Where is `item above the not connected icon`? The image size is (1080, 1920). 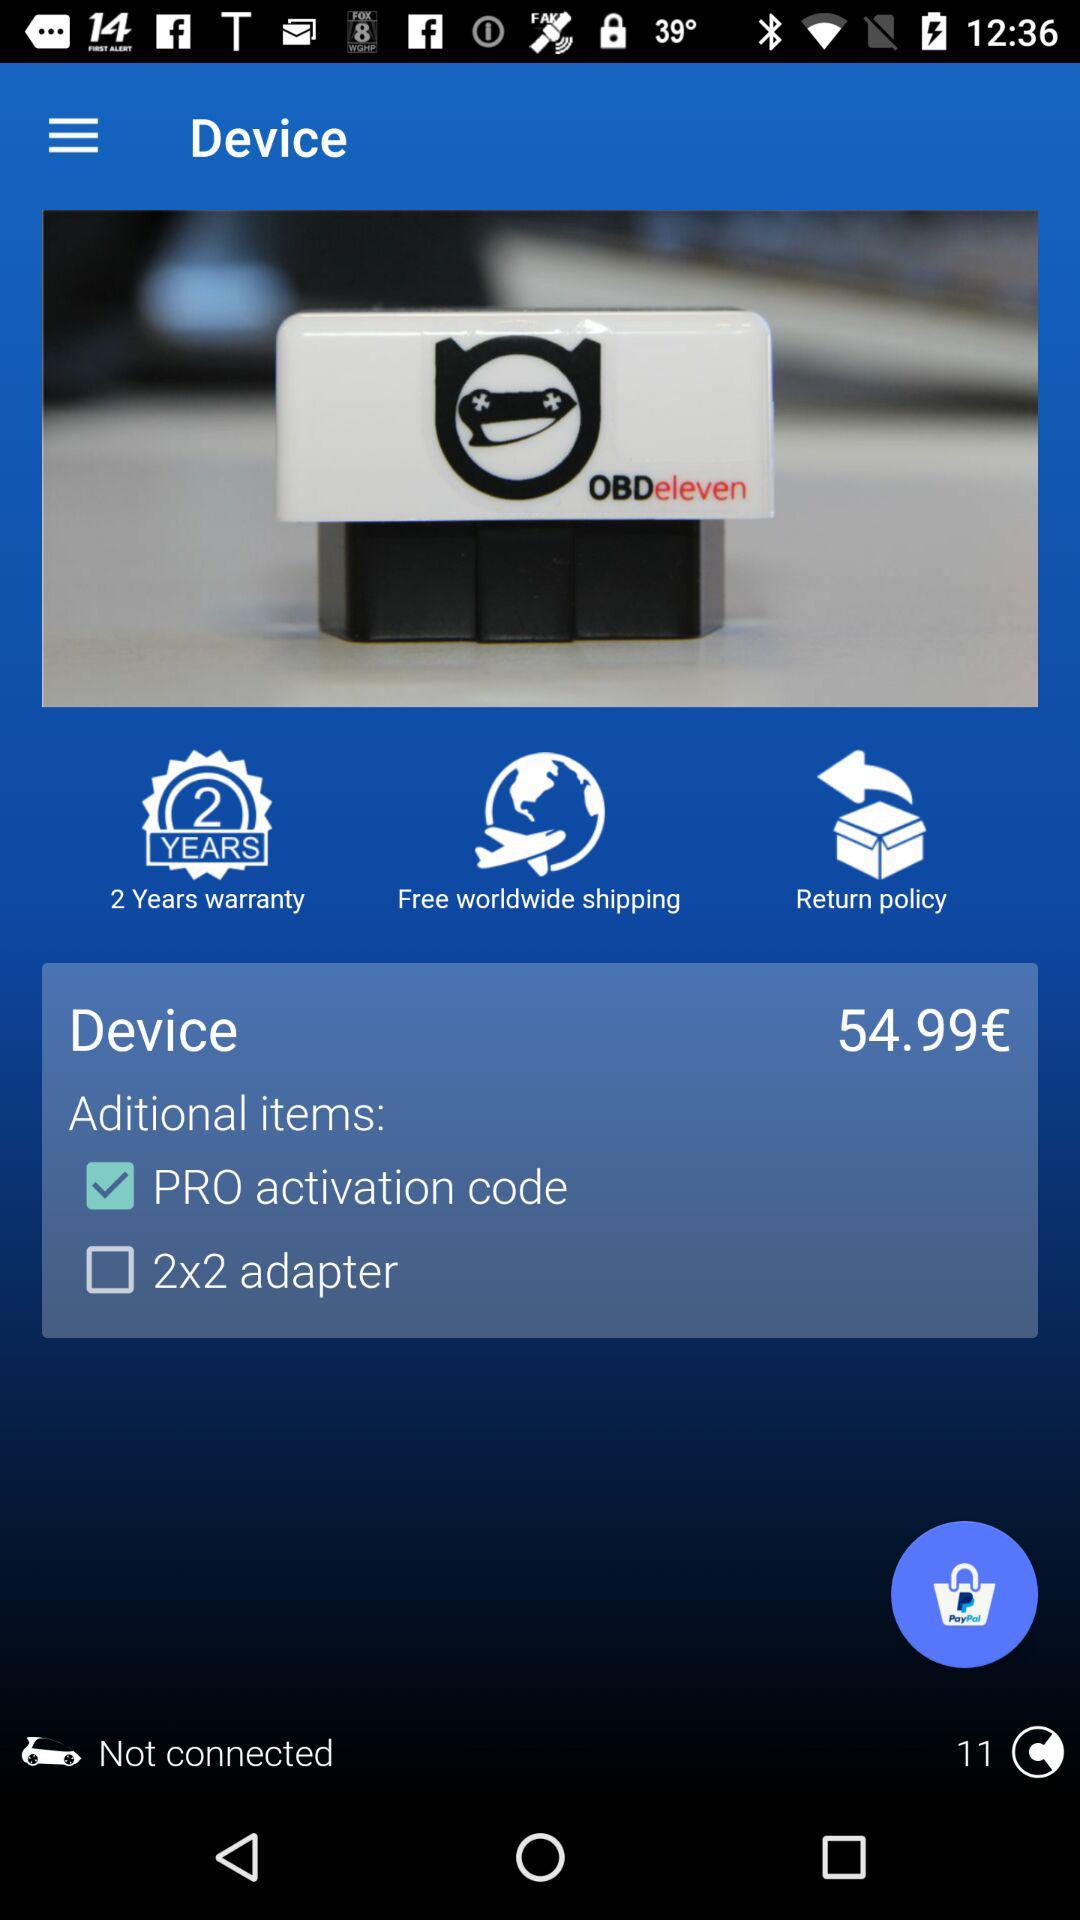
item above the not connected icon is located at coordinates (232, 1268).